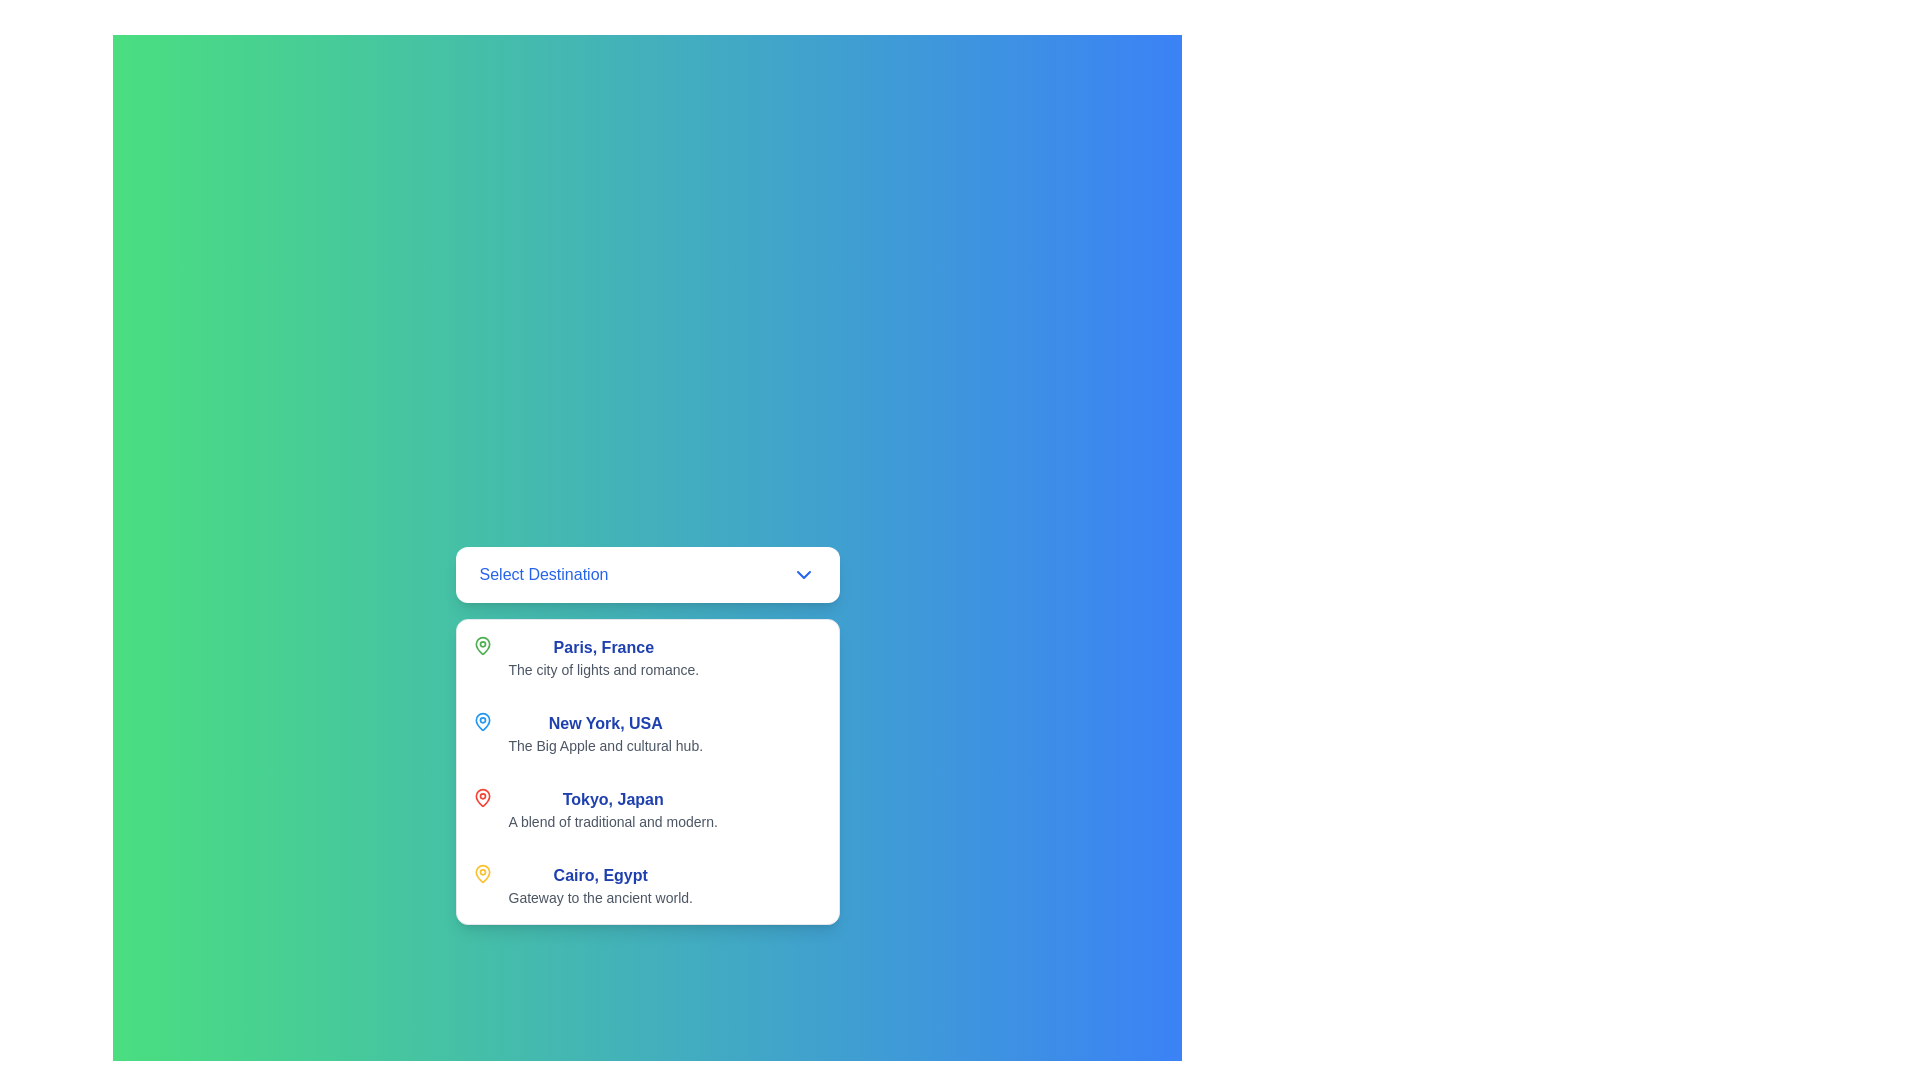 Image resolution: width=1920 pixels, height=1080 pixels. I want to click on the third item in the dropdown menu, so click(647, 770).